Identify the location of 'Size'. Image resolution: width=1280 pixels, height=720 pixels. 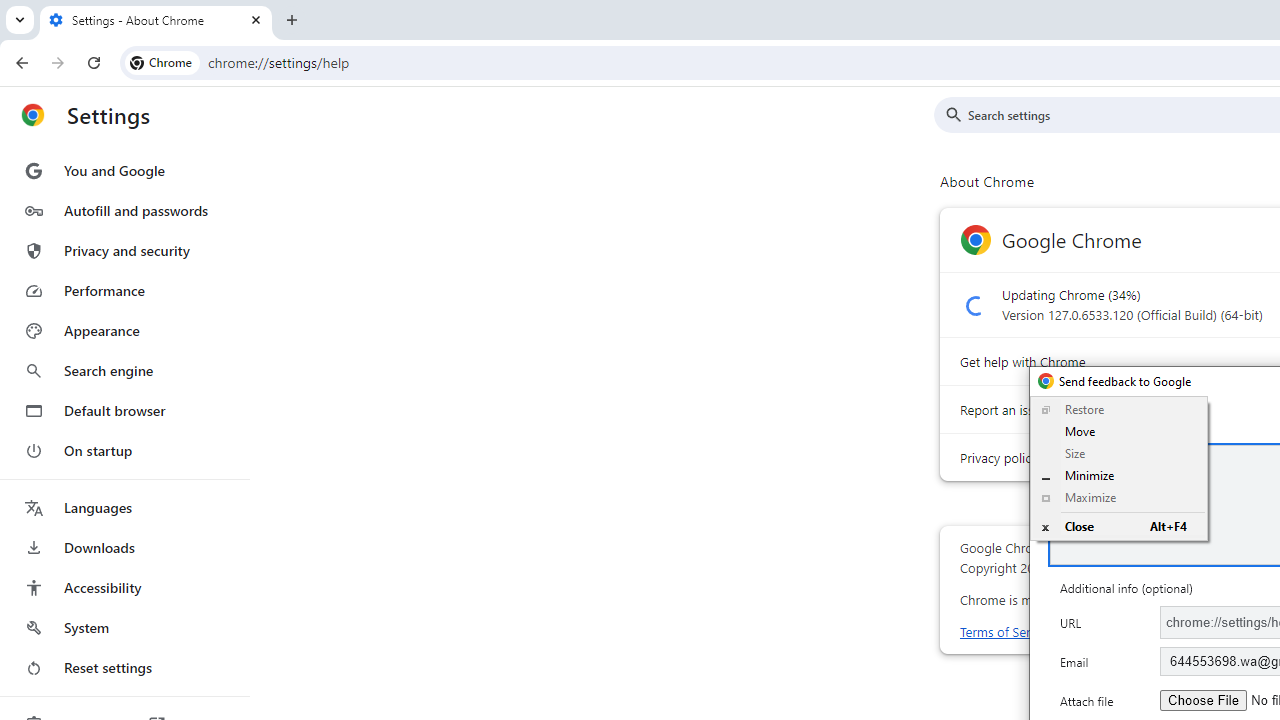
(1117, 453).